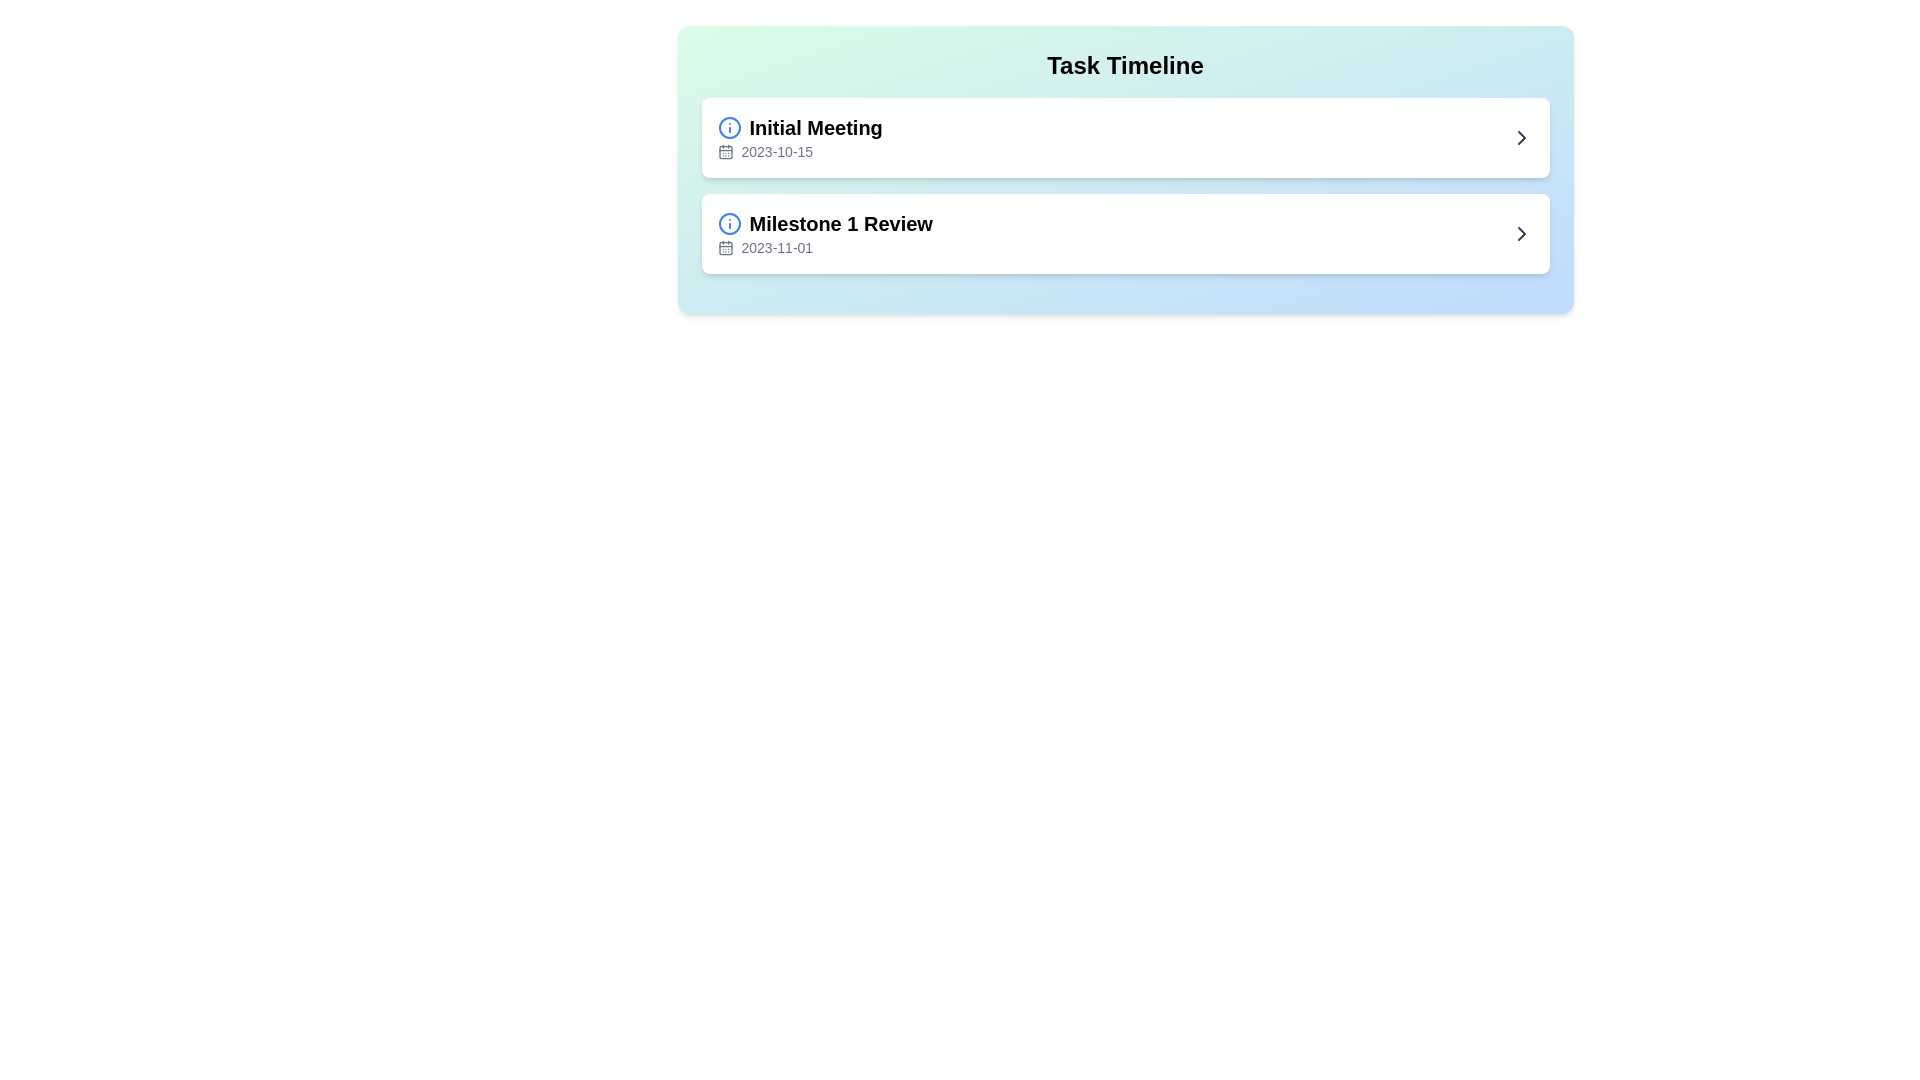 Image resolution: width=1920 pixels, height=1080 pixels. What do you see at coordinates (1520, 137) in the screenshot?
I see `the right-facing chevron-shaped icon button at the far-right end of the 'Initial Meeting 2023-10-15' list item` at bounding box center [1520, 137].